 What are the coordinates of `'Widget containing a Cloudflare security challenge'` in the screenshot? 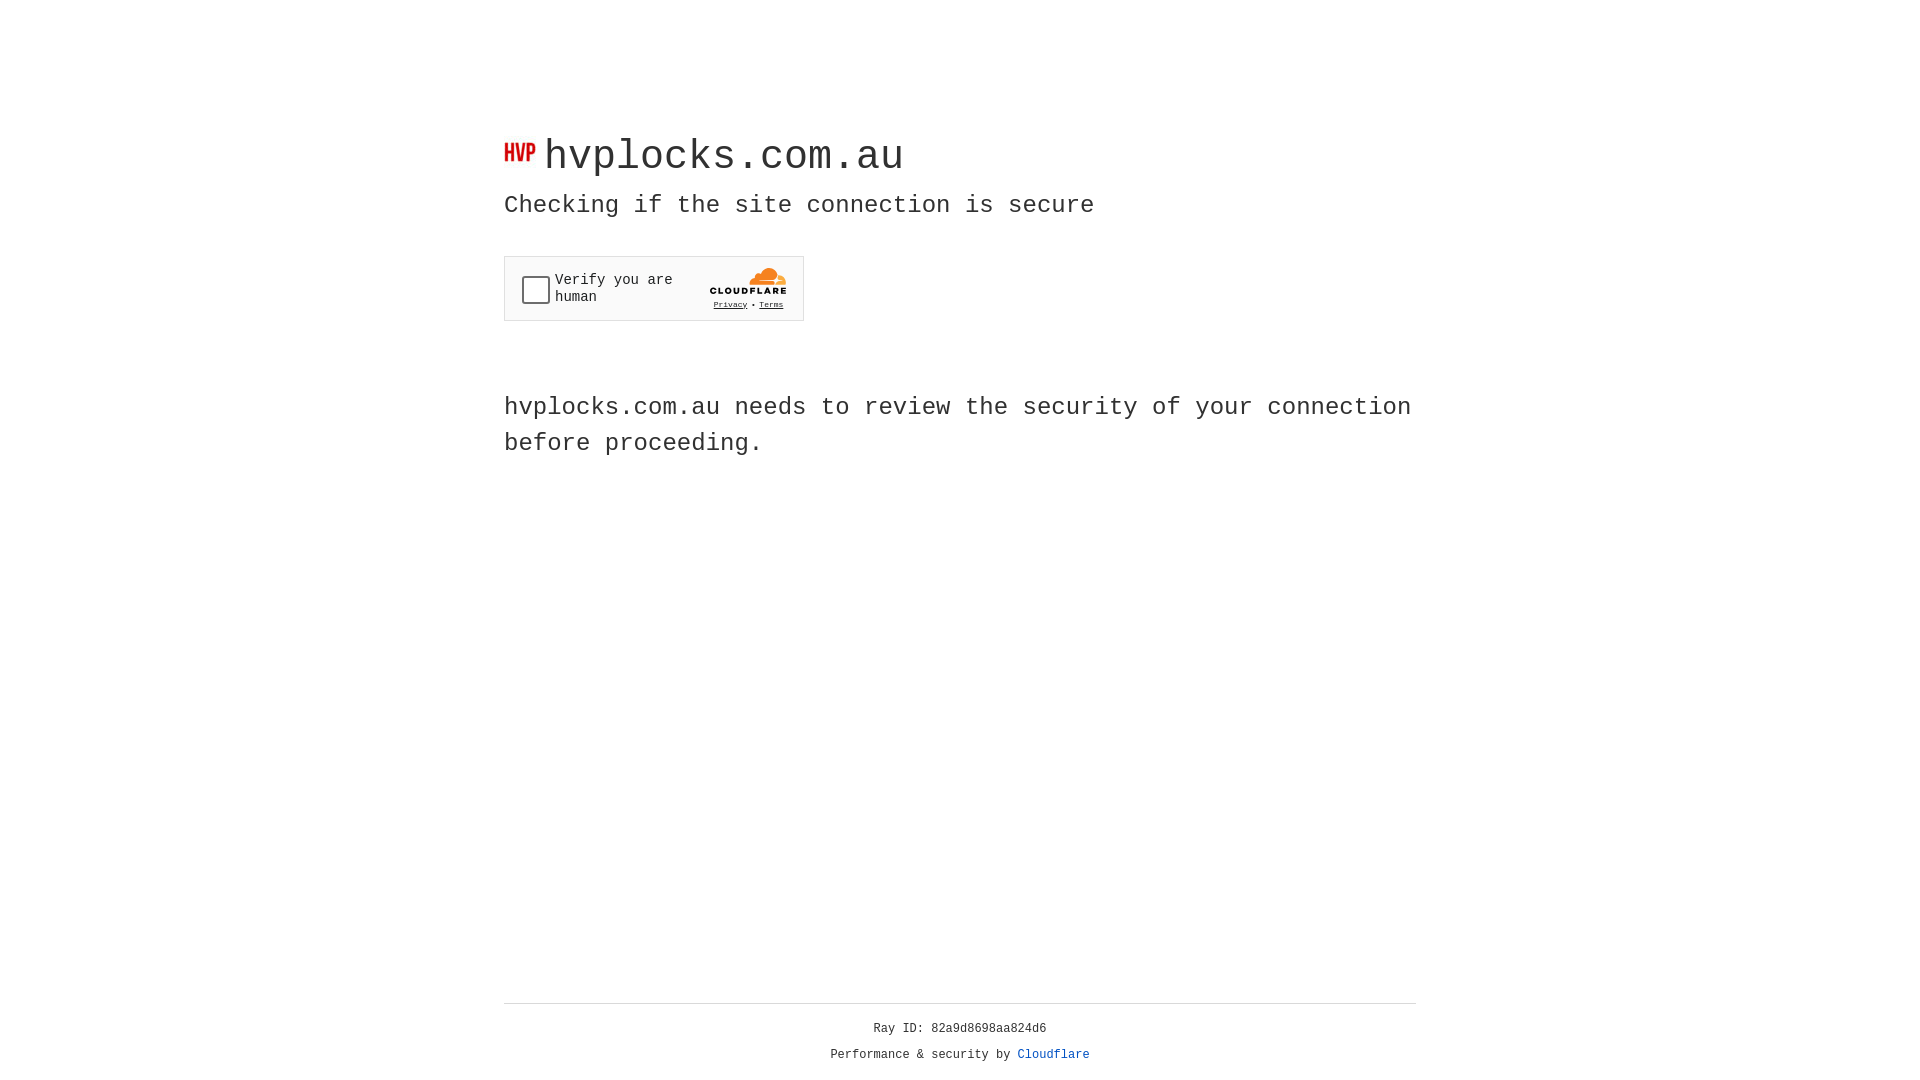 It's located at (653, 288).